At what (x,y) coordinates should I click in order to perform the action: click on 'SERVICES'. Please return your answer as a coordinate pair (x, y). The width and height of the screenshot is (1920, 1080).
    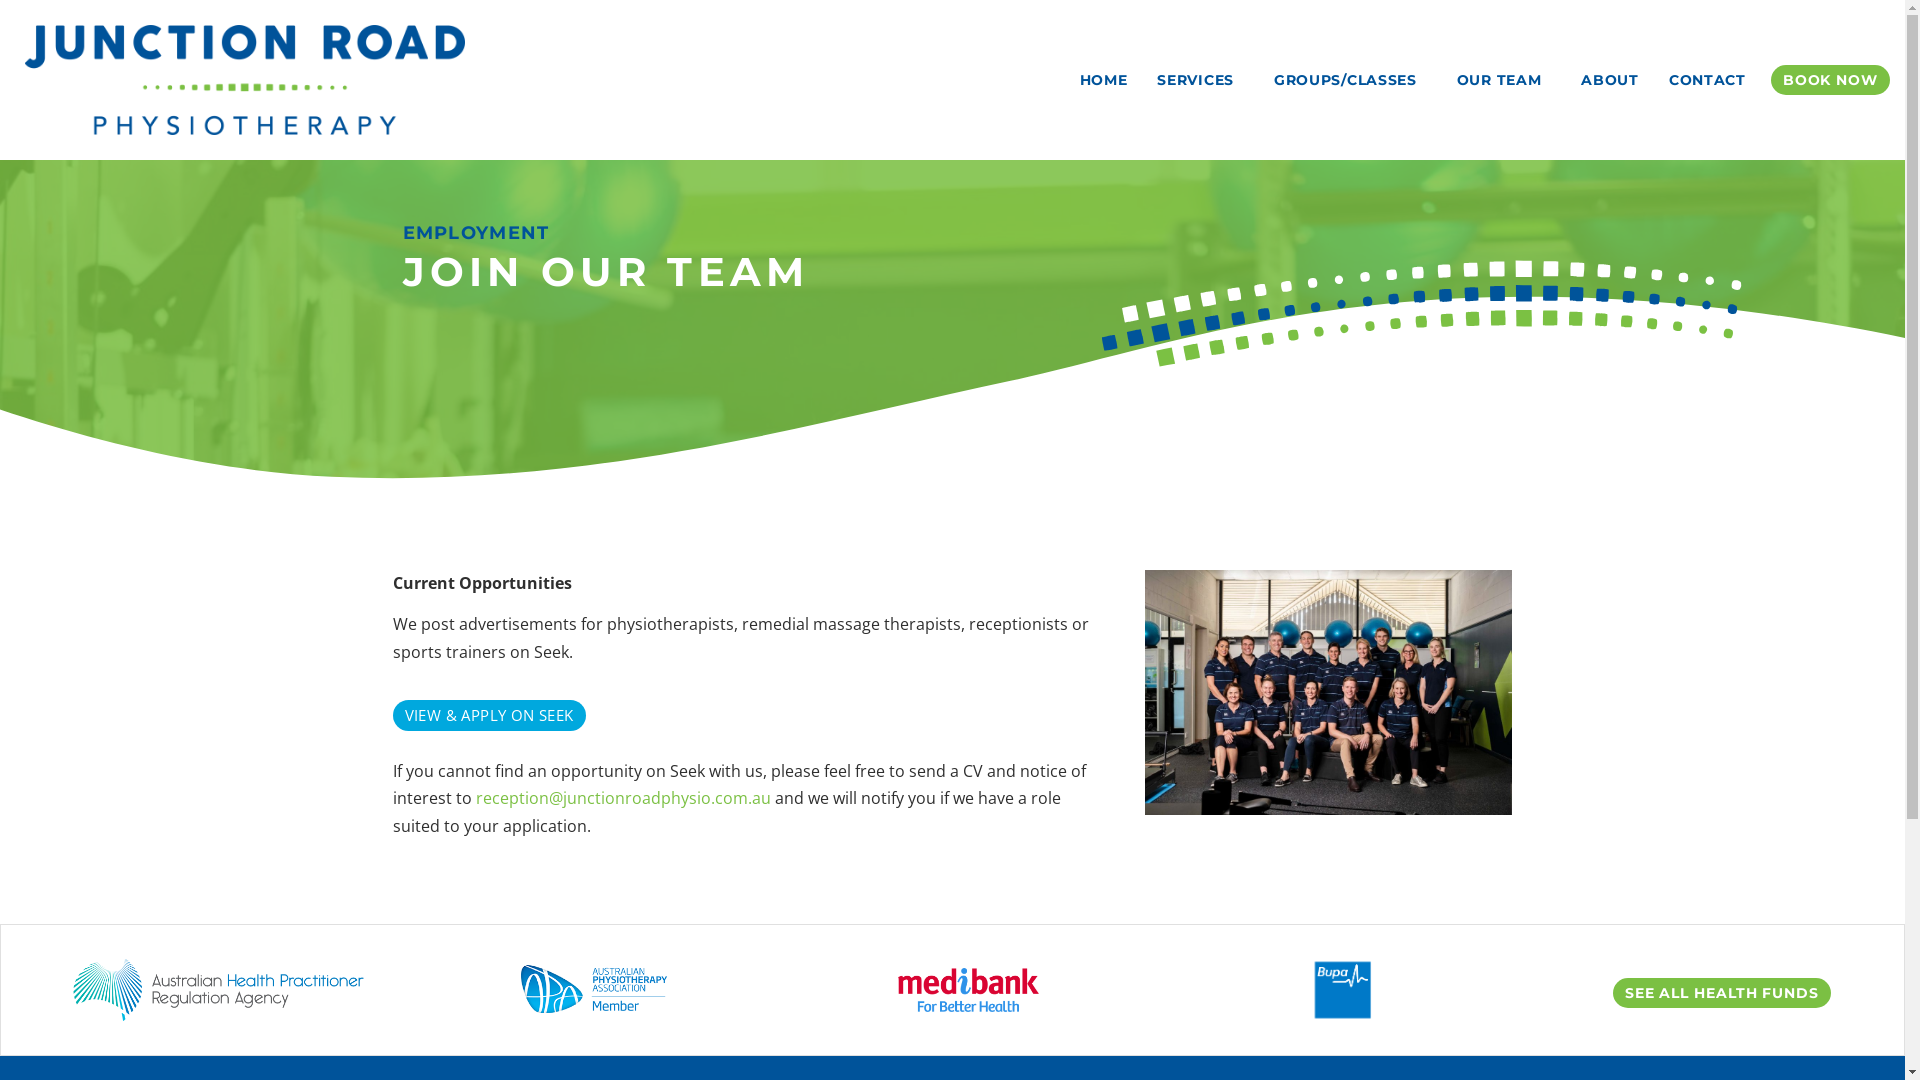
    Looking at the image, I should click on (1142, 79).